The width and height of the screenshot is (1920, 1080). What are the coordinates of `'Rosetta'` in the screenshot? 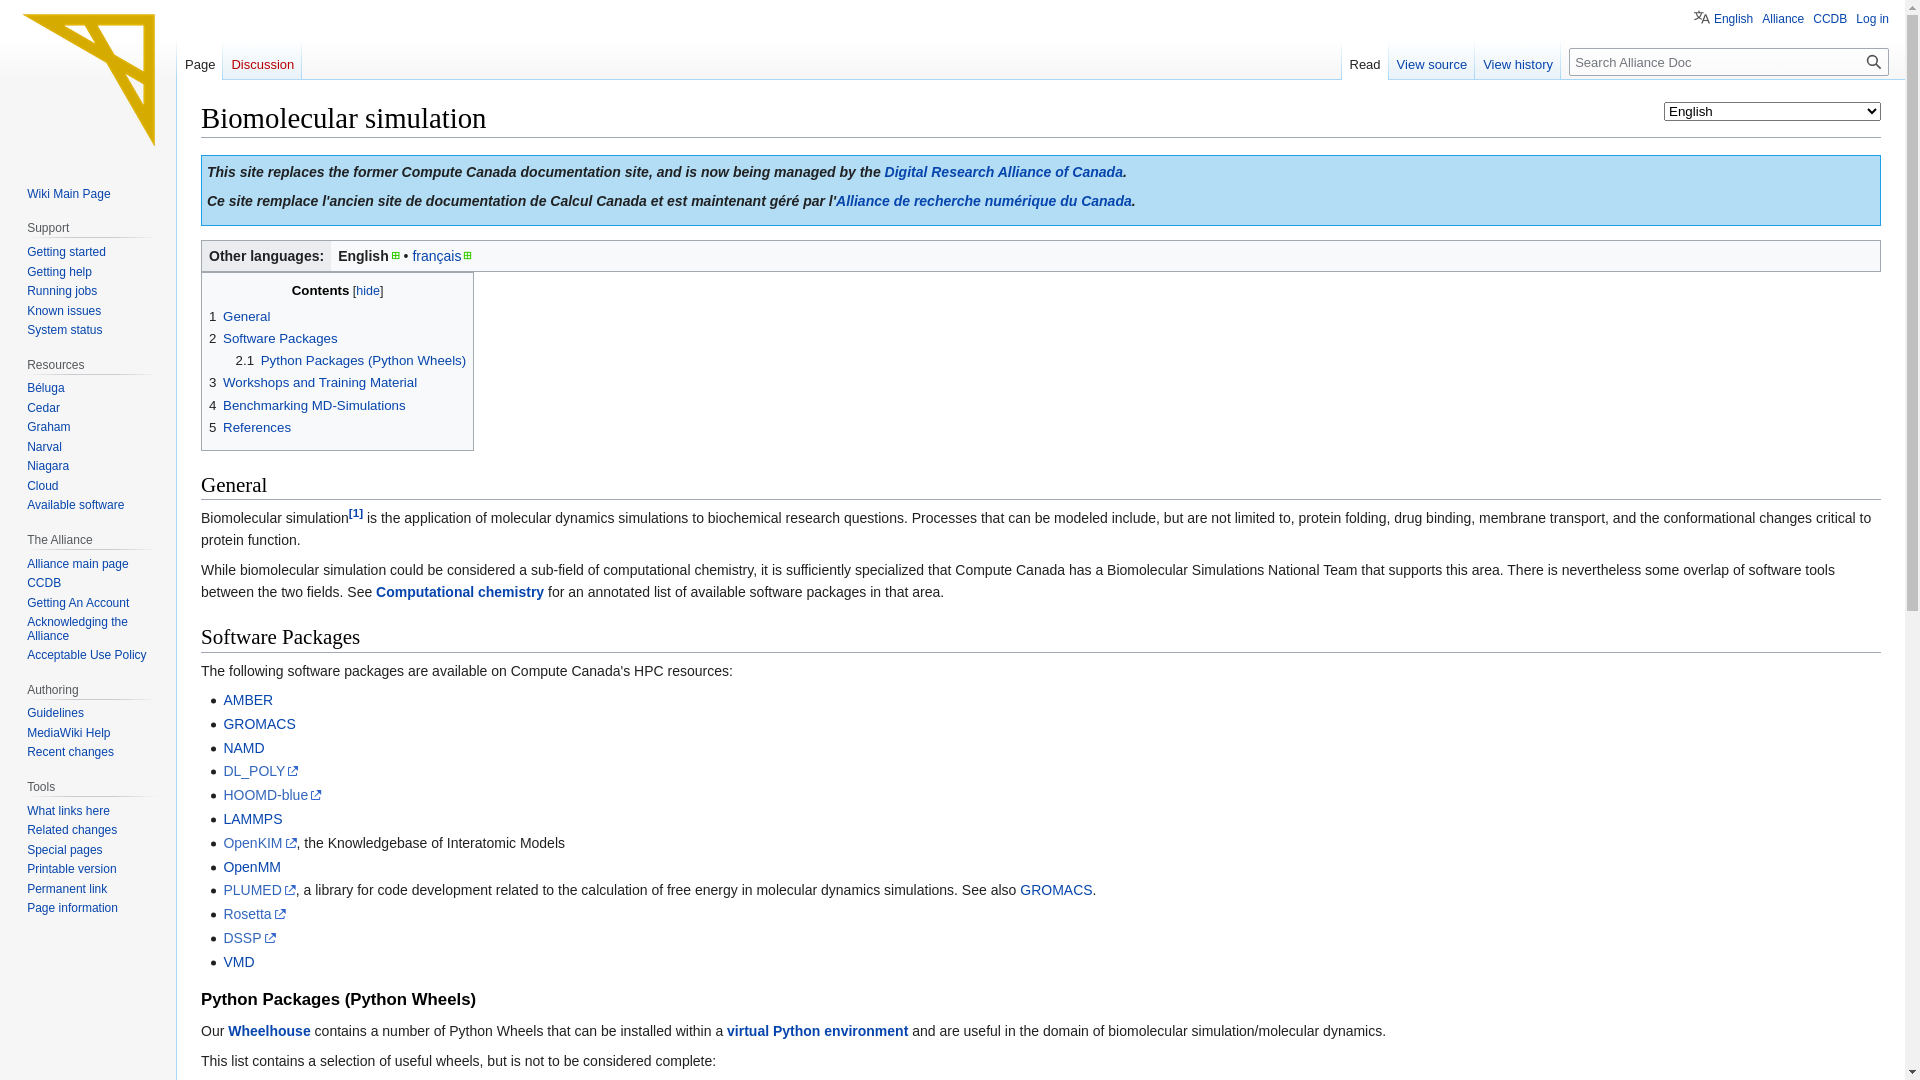 It's located at (222, 914).